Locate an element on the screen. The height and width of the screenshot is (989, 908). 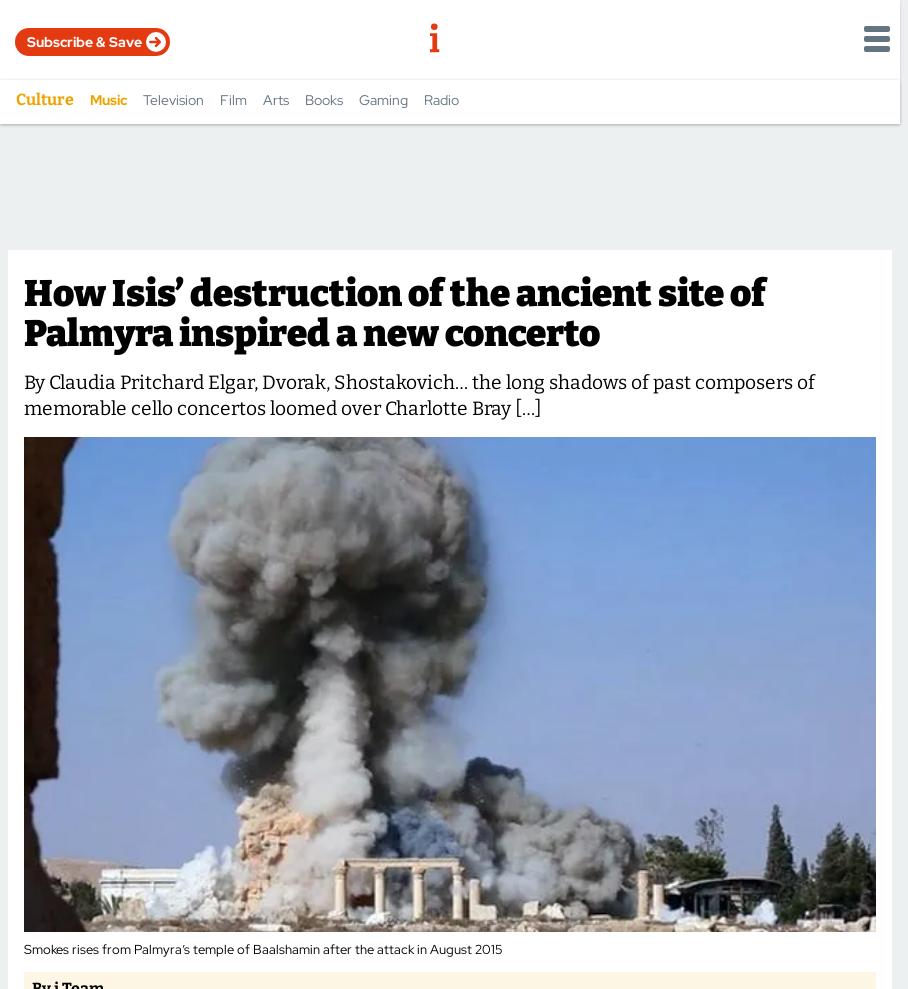
'Culture' is located at coordinates (45, 99).